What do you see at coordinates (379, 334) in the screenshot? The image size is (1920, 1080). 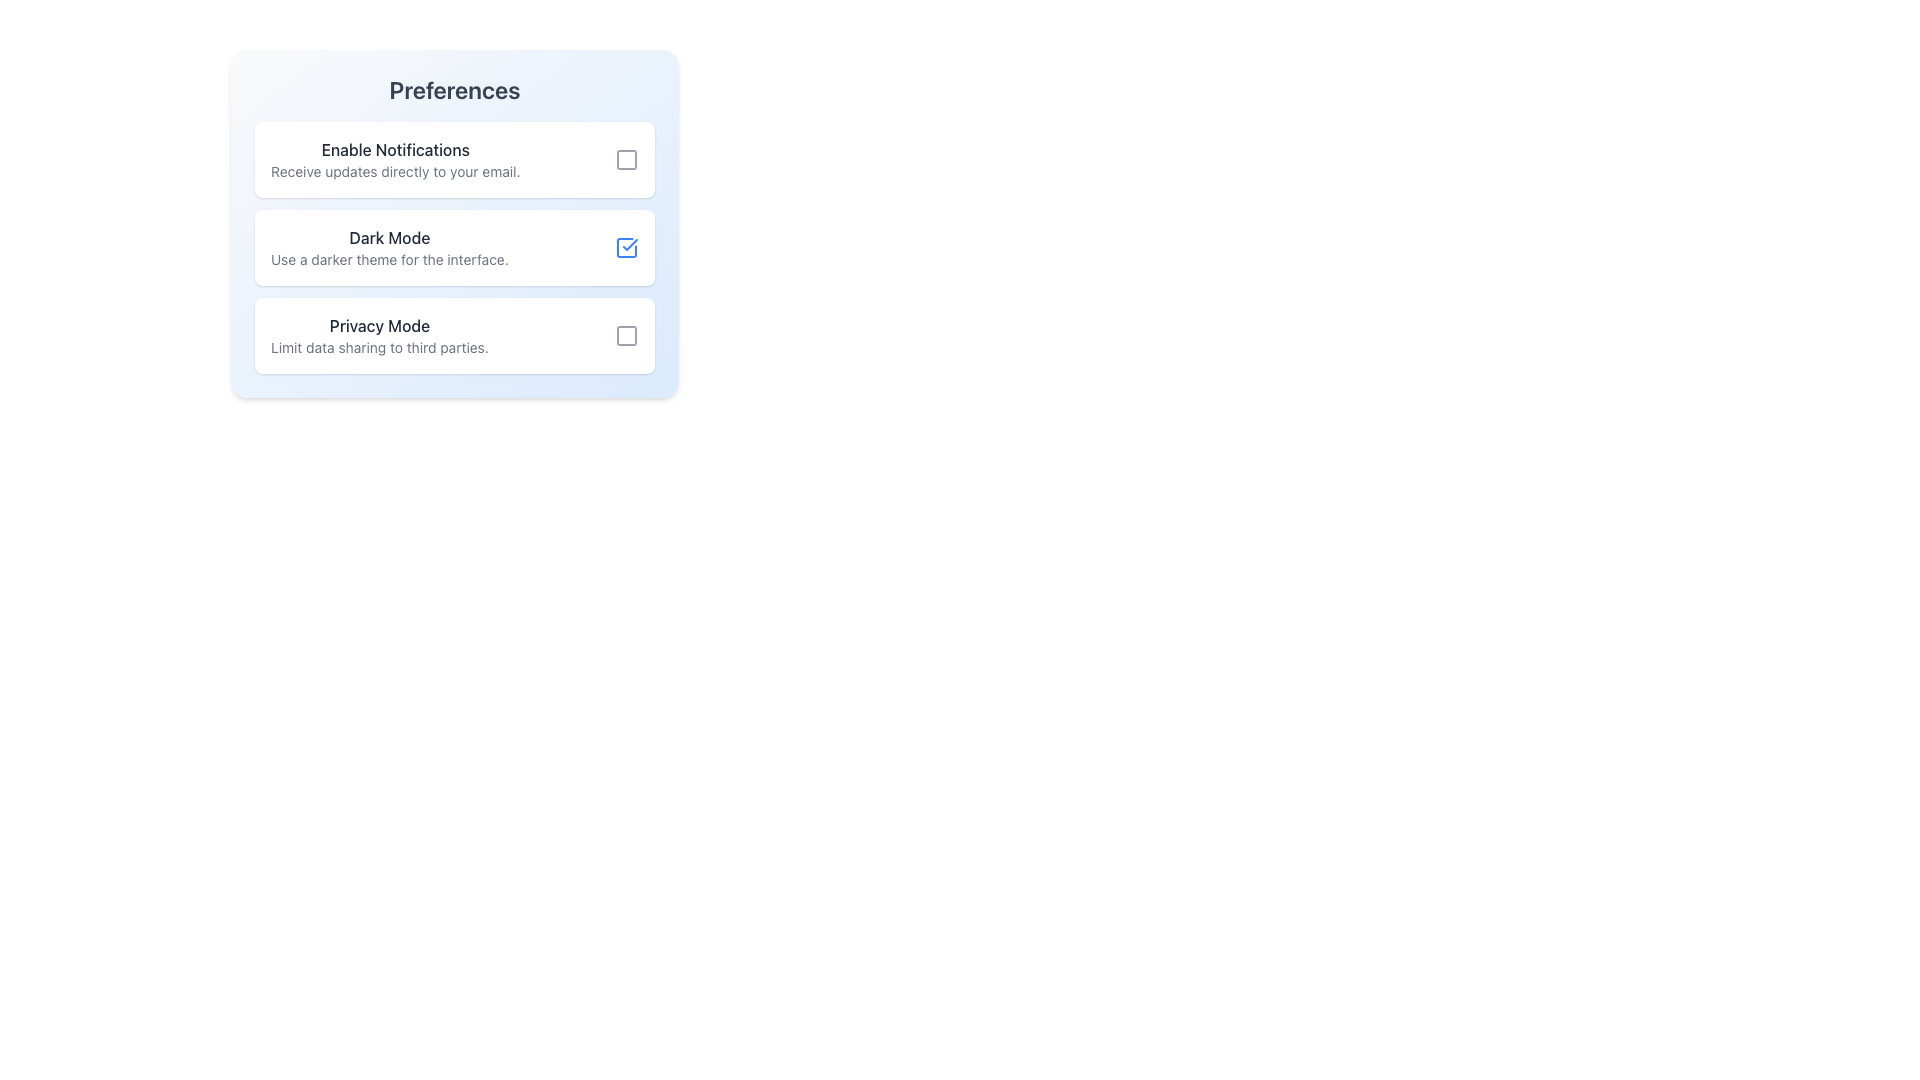 I see `the 'Privacy Mode' text block which features bold text stating 'Privacy Mode' and a description 'Limit data sharing to third parties.' positioned as the third option in the settings list` at bounding box center [379, 334].